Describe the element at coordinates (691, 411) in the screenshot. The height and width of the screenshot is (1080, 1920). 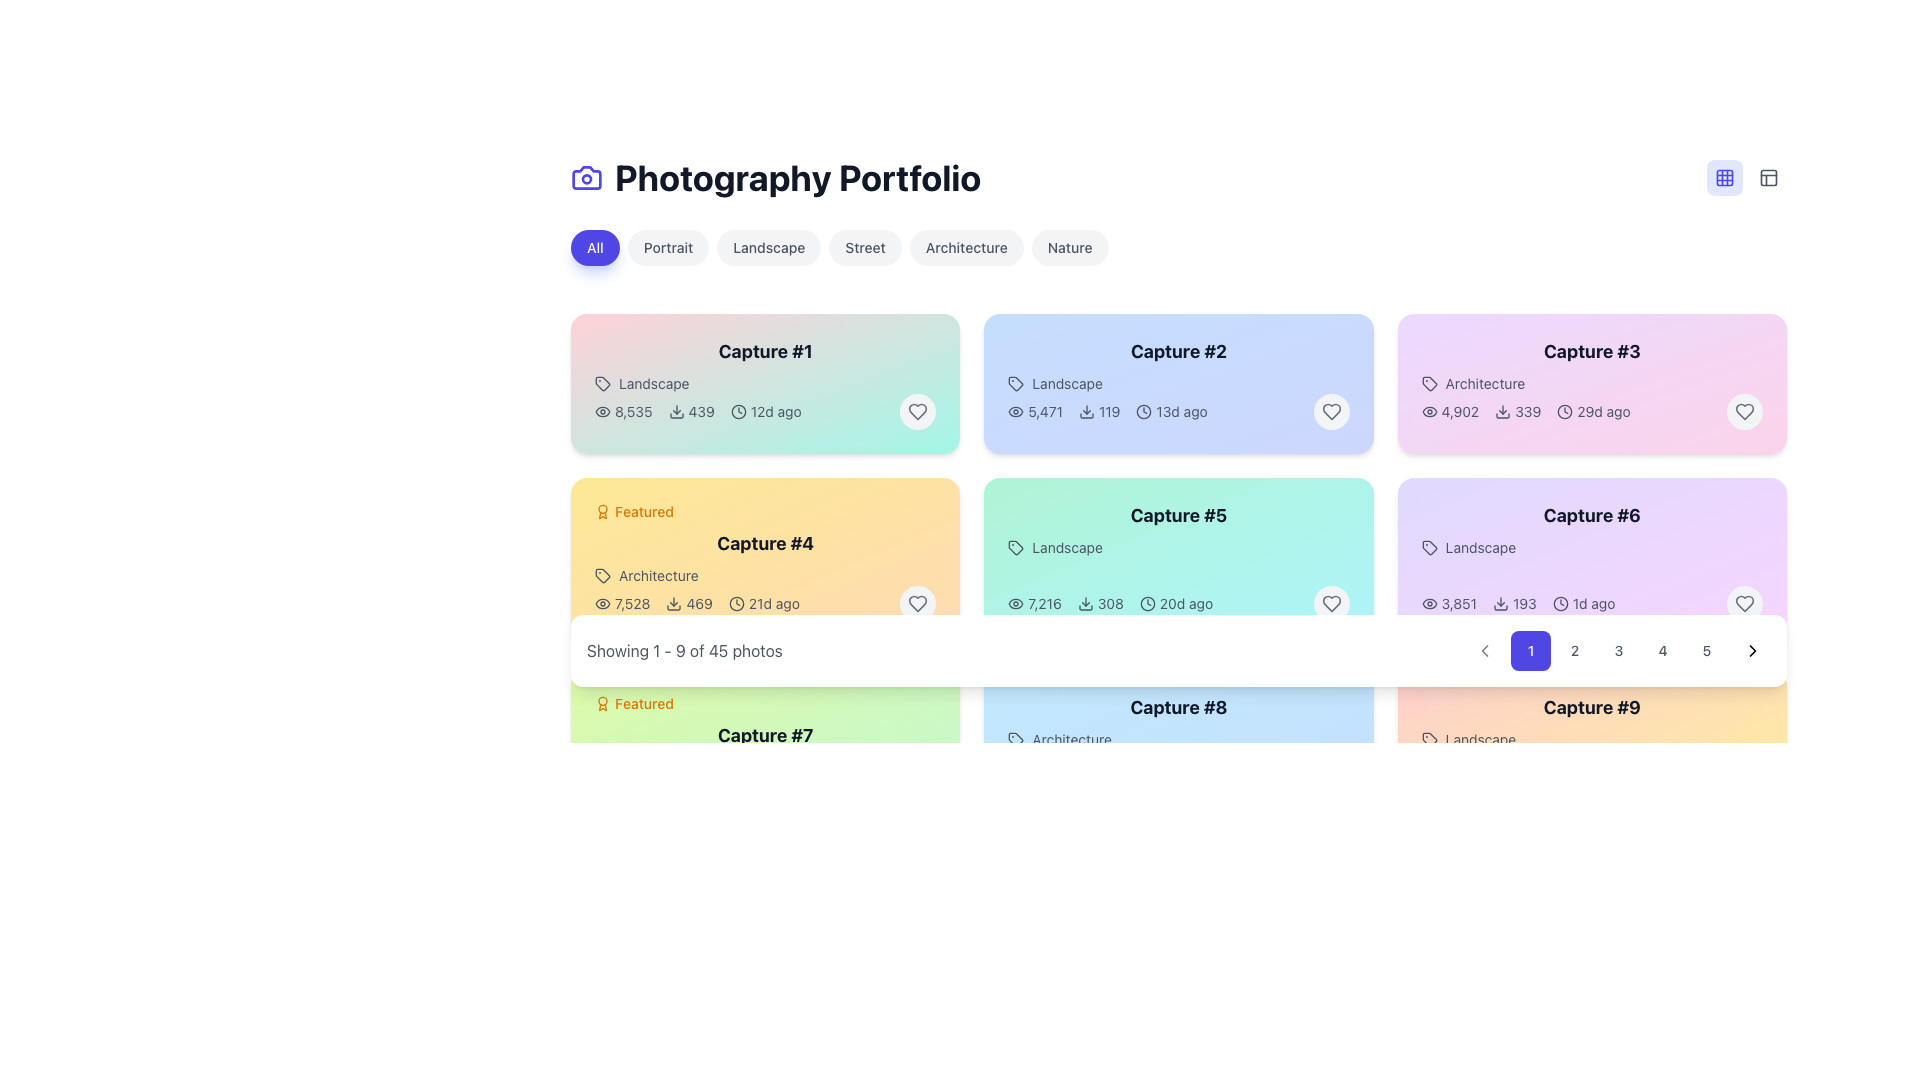
I see `the text element displaying the numeral '439' with a download arrow icon, located between the view count '8,535' and the time indicator '12d ago'` at that location.